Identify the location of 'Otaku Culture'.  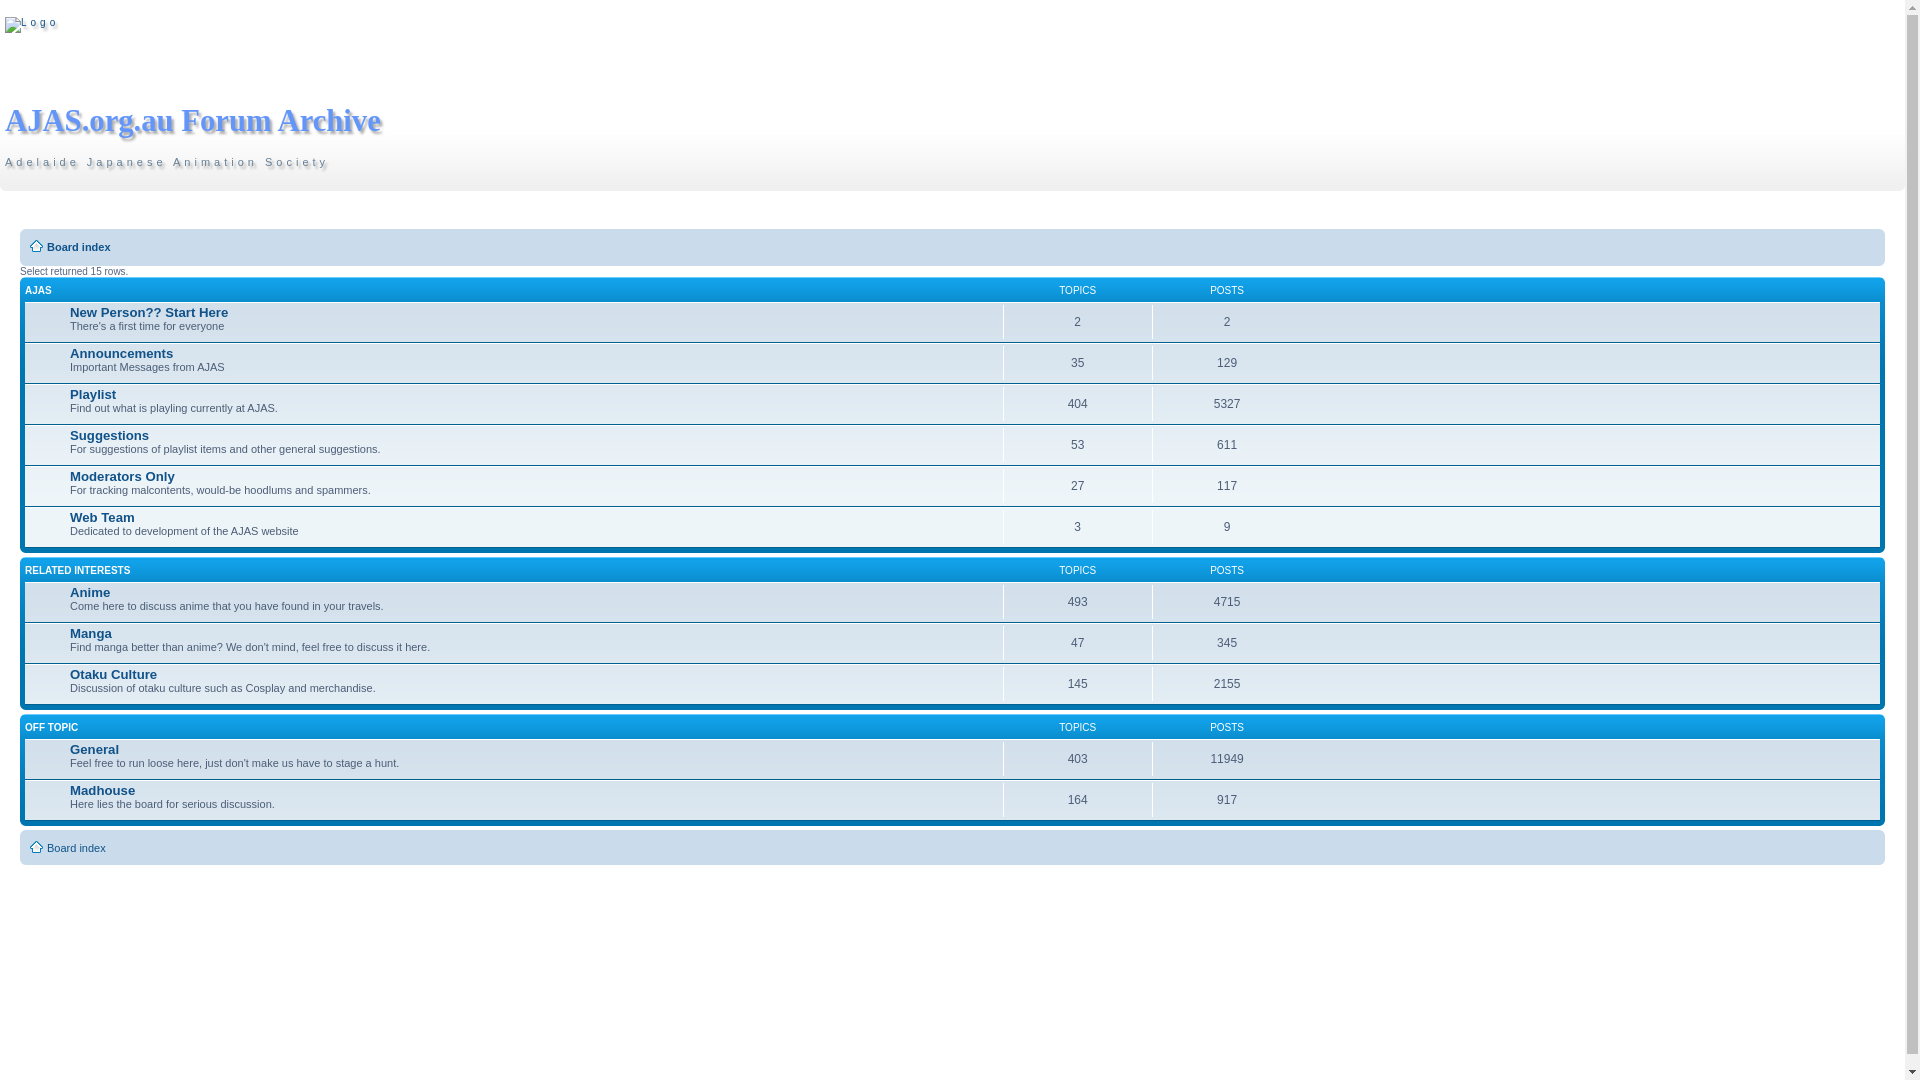
(112, 674).